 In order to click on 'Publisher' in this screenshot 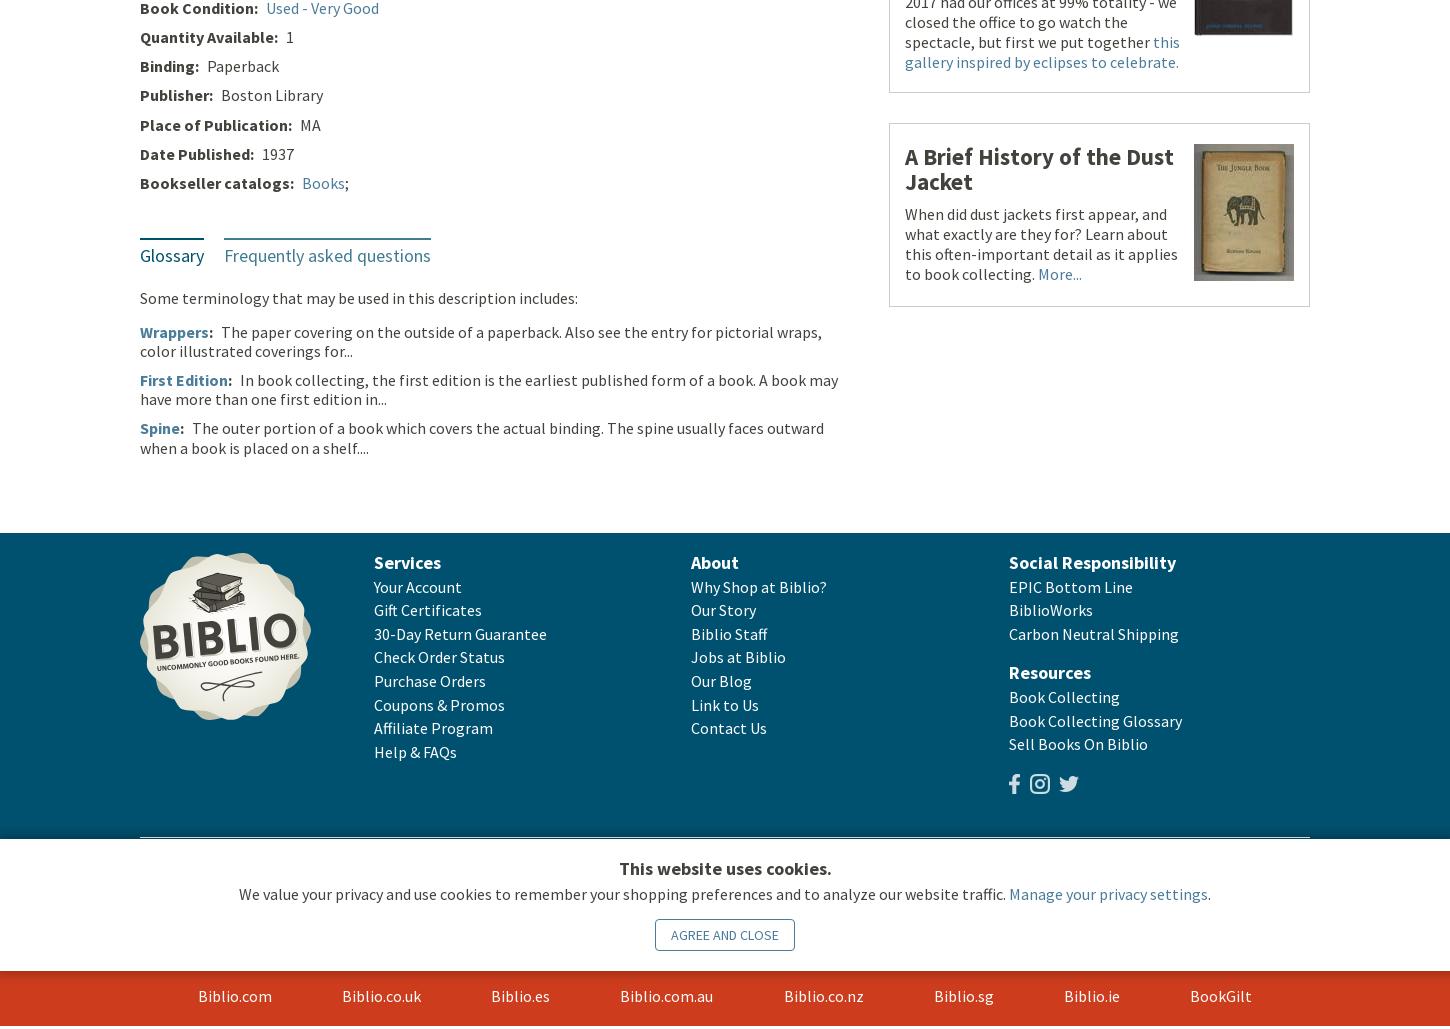, I will do `click(139, 96)`.